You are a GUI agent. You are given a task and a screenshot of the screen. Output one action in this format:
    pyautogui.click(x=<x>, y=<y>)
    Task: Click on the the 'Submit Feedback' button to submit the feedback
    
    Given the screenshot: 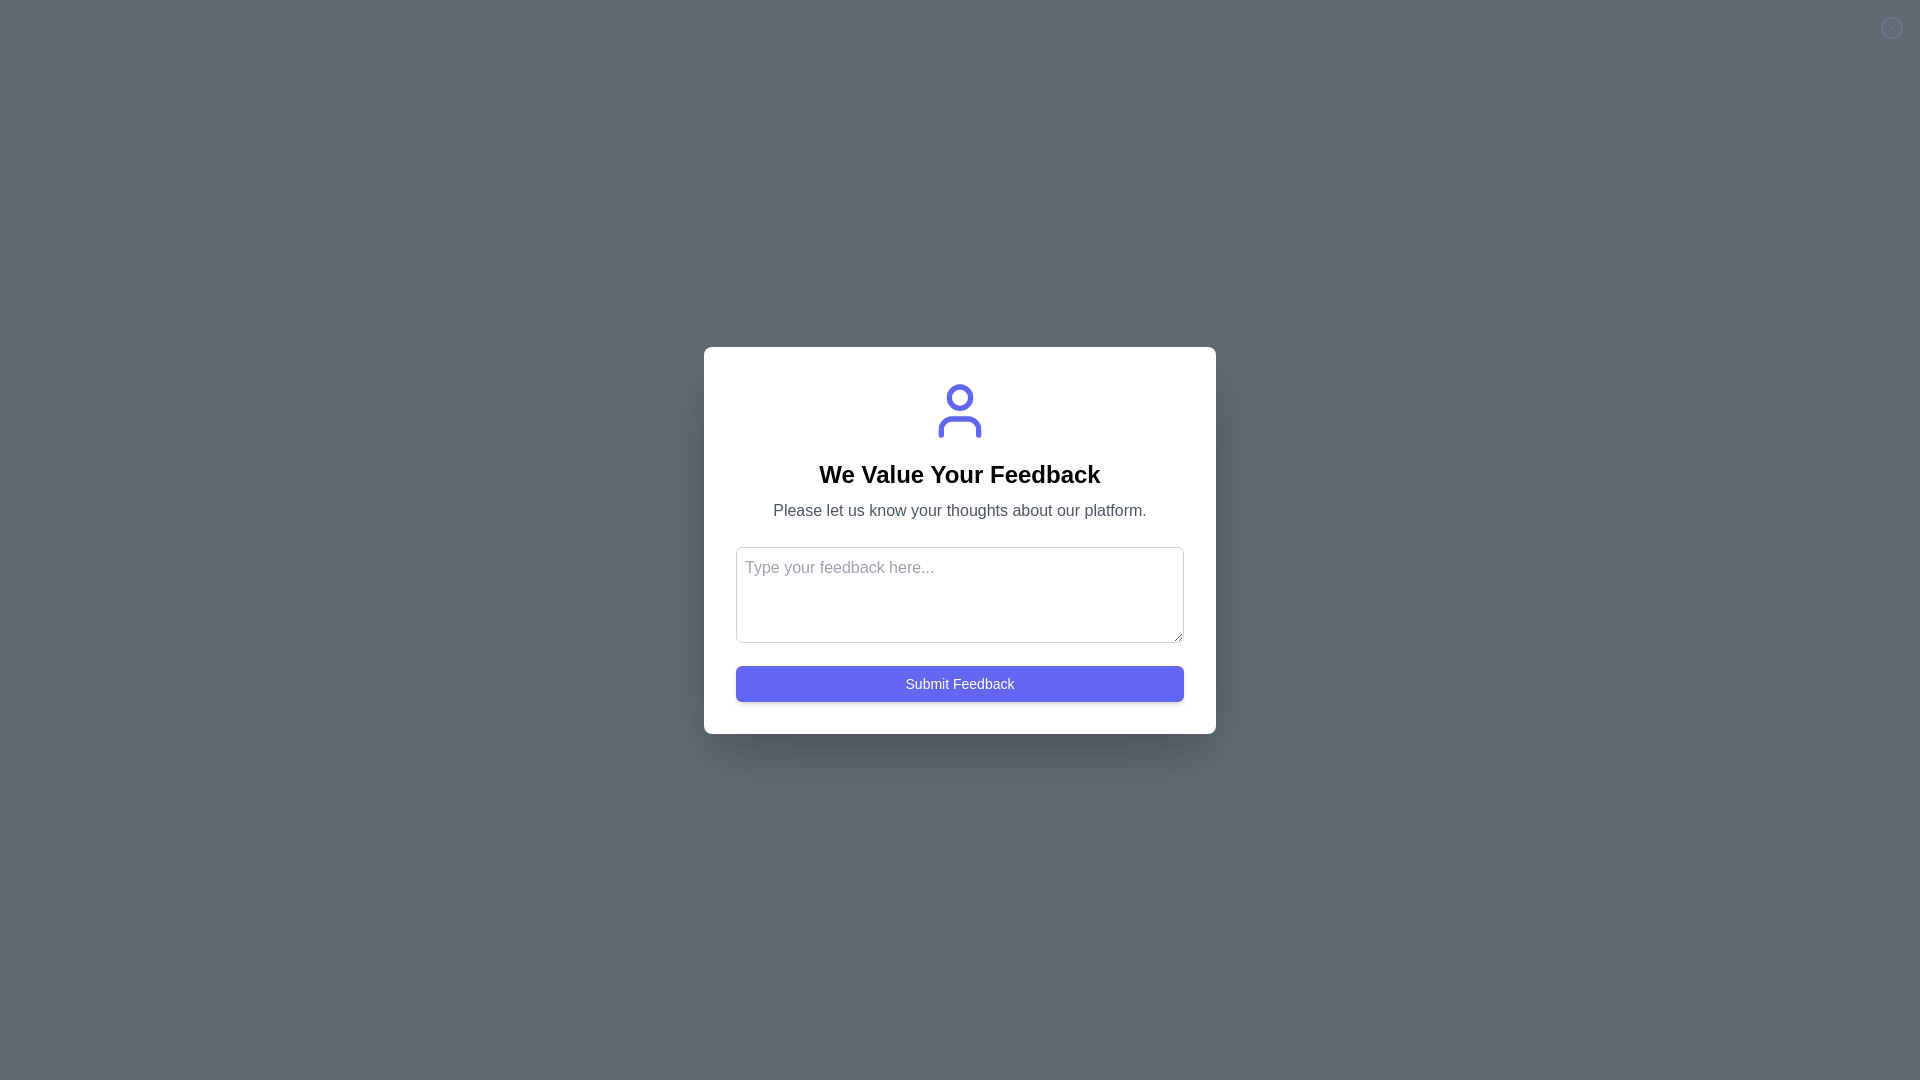 What is the action you would take?
    pyautogui.click(x=960, y=682)
    